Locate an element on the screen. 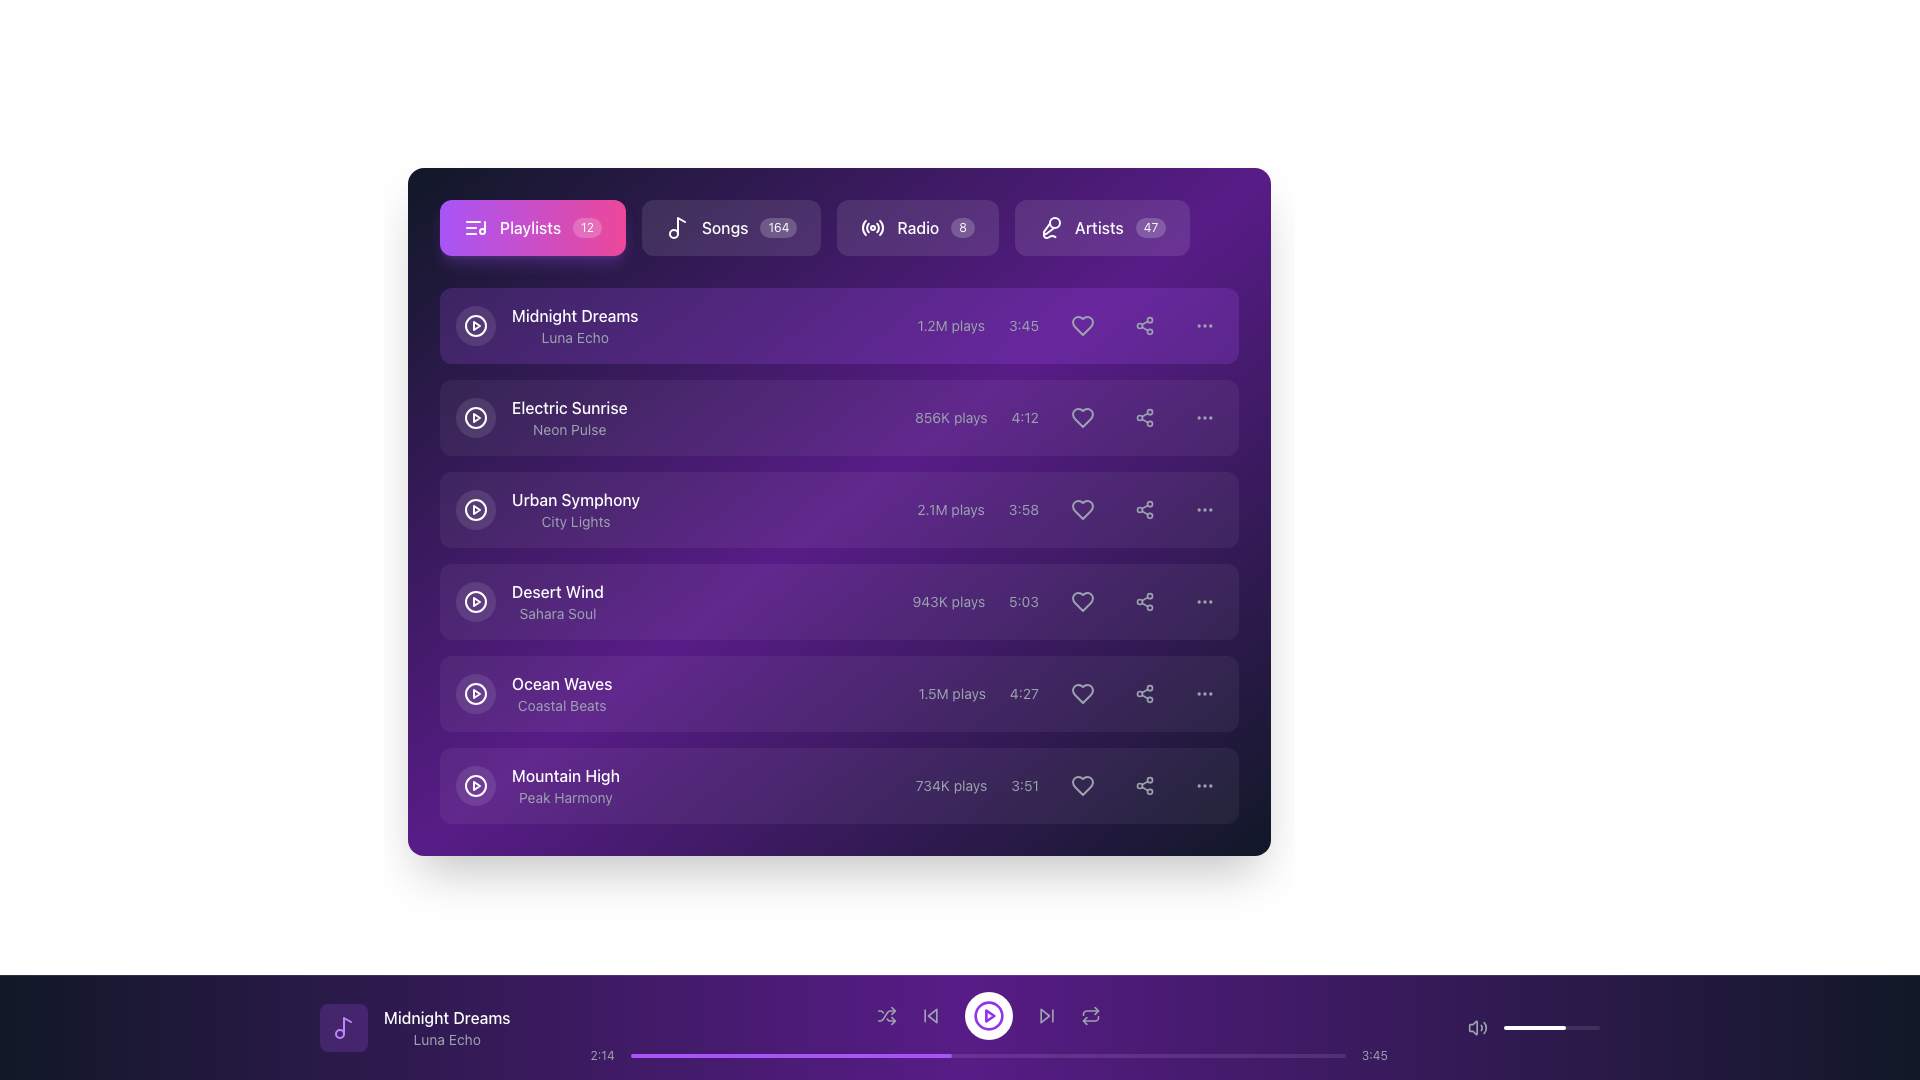 The image size is (1920, 1080). the 'Songs' button, which is a rectangular button with a dark translucent background, containing a musical note icon and the text 'Songs' in white, located in the horizontal menu bar near the top of the interface is located at coordinates (730, 226).